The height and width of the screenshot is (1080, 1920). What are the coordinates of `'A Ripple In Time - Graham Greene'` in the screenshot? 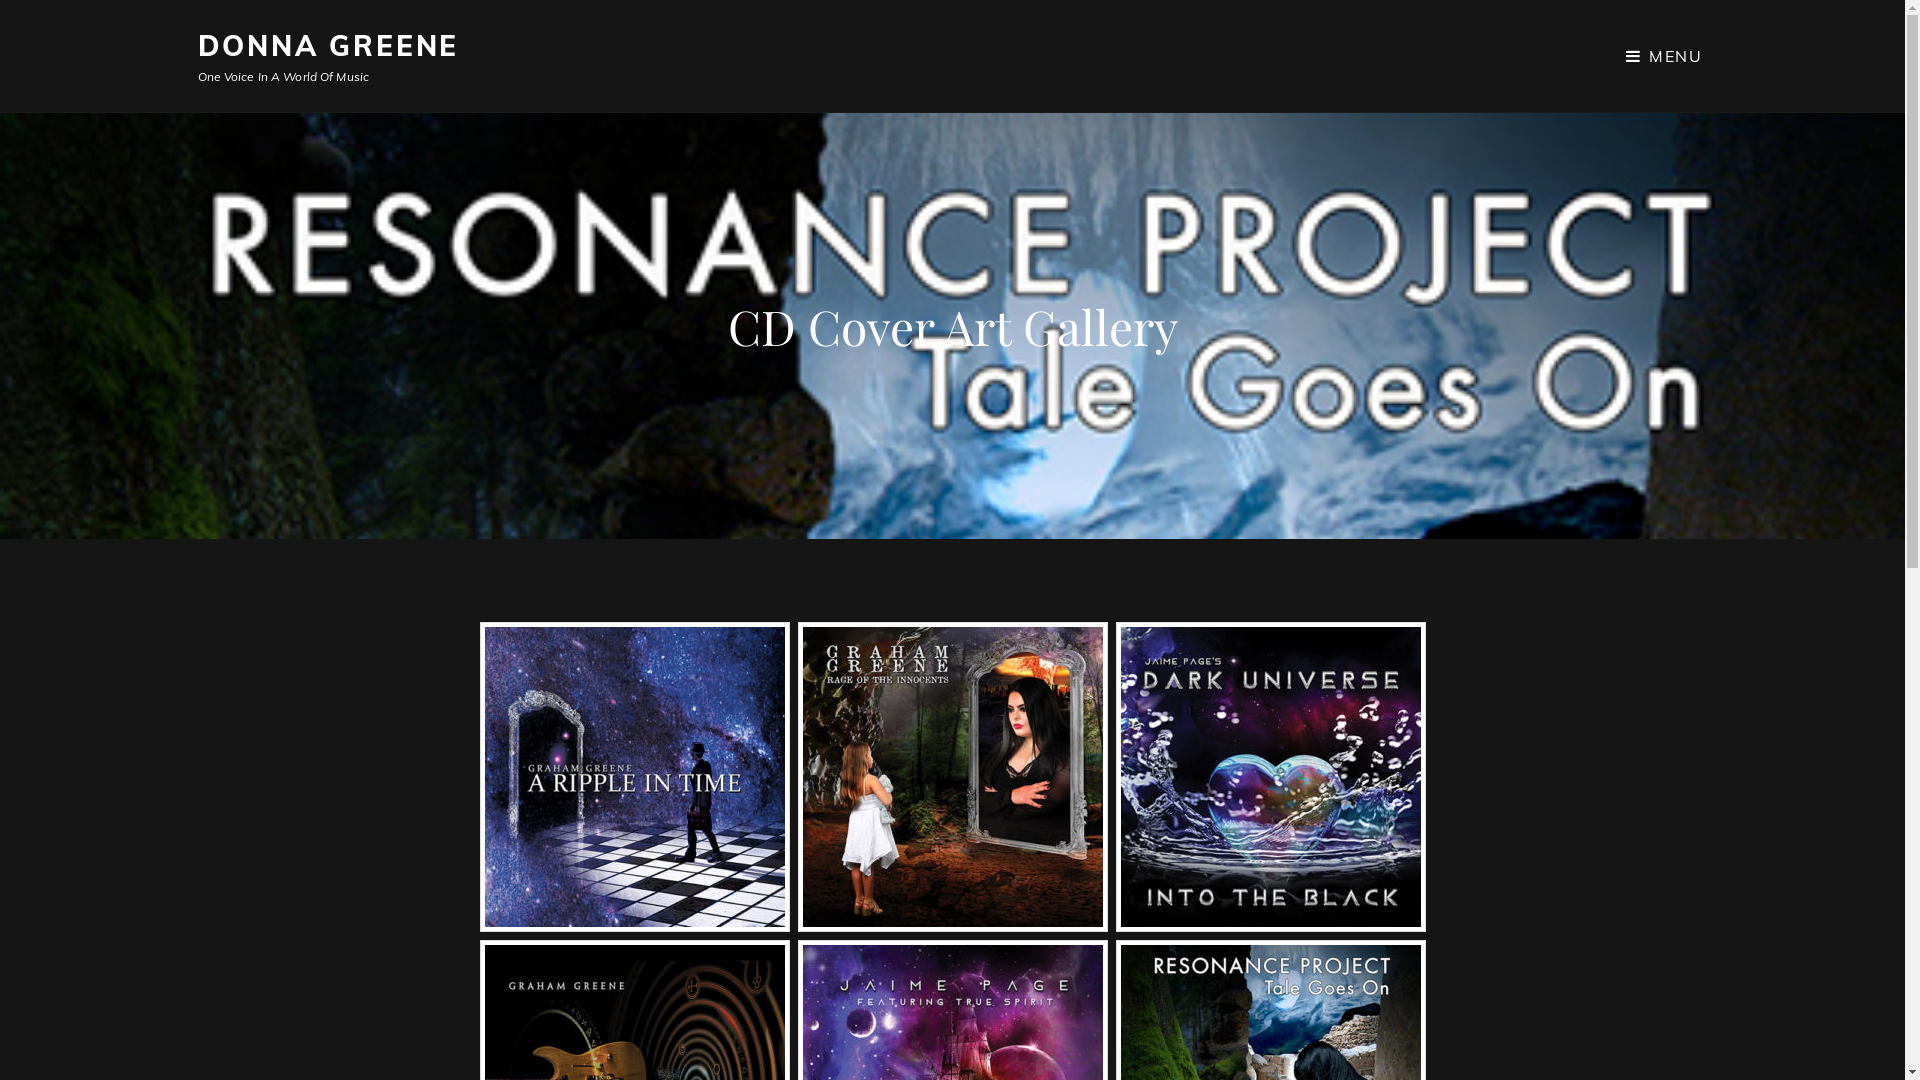 It's located at (632, 775).